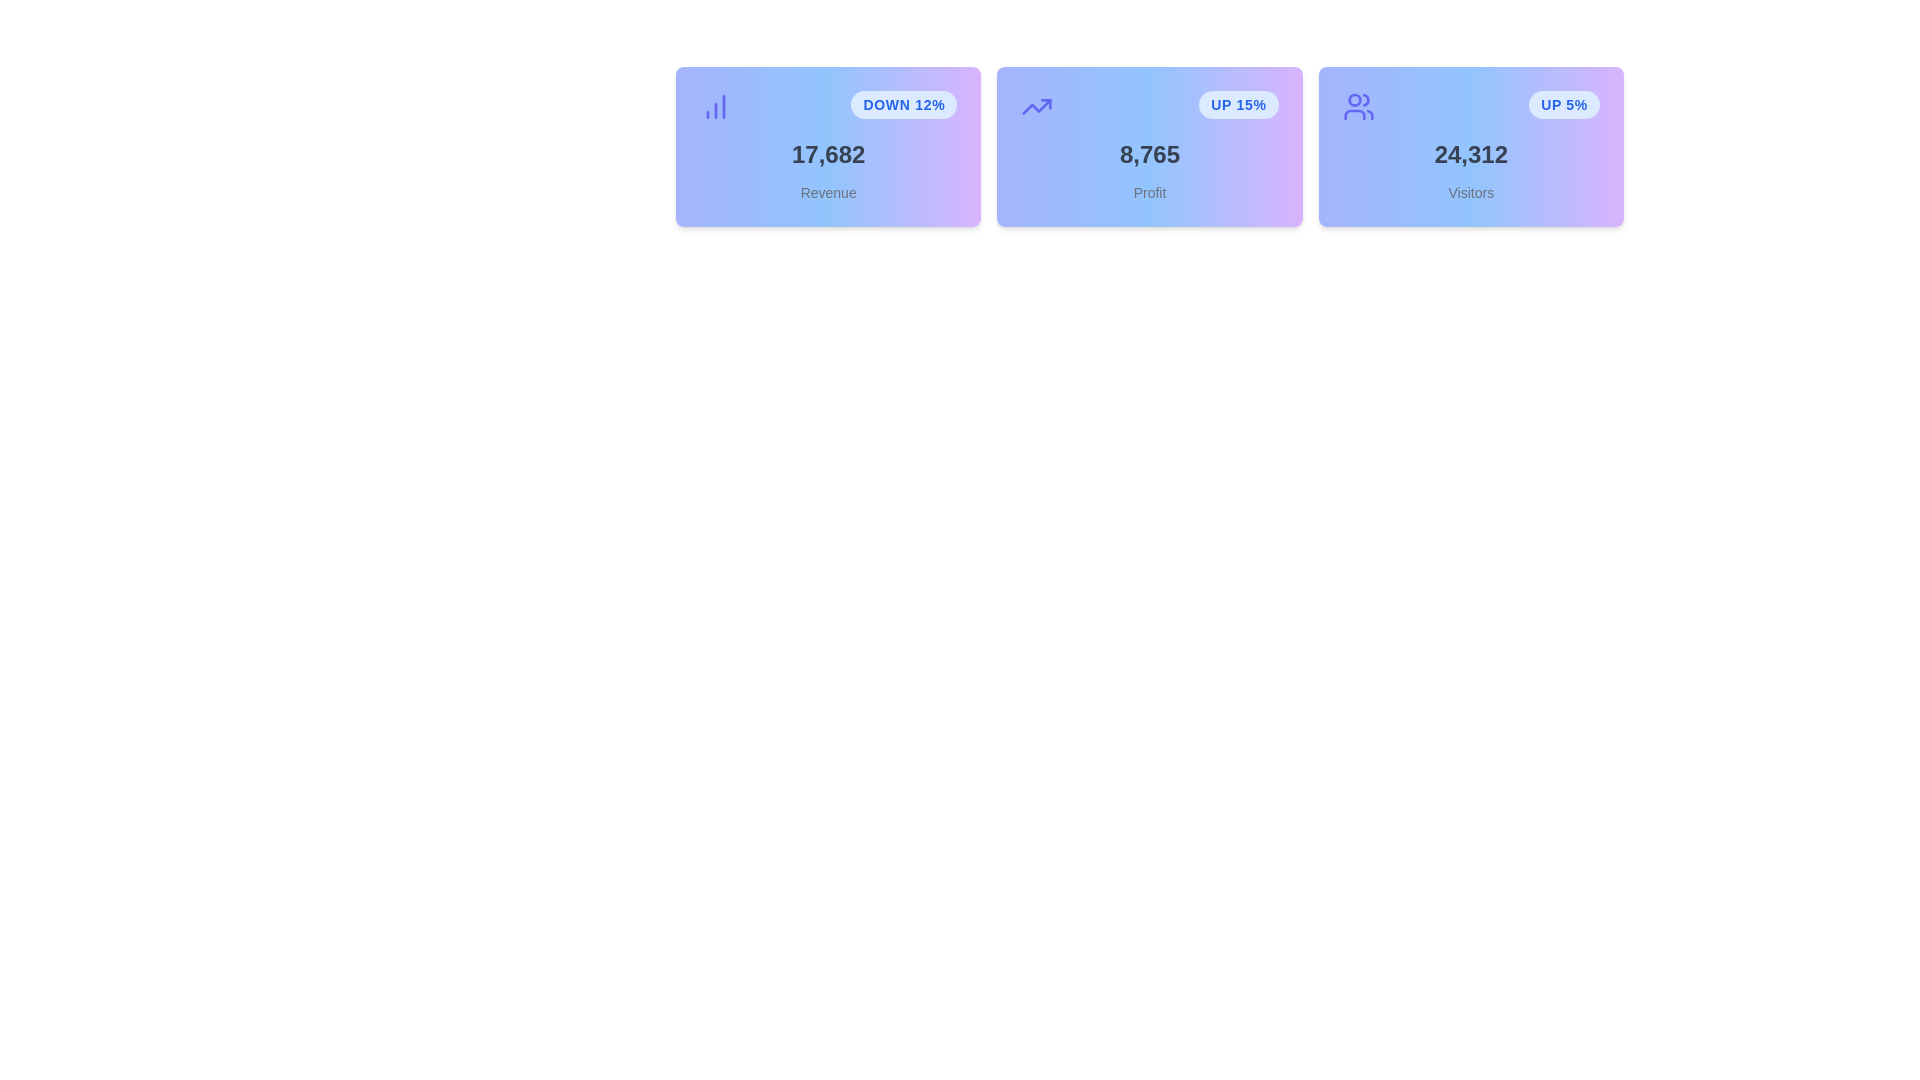  What do you see at coordinates (1150, 145) in the screenshot?
I see `the Informational Card displaying a 15% increase in profit data, centrally placed in the grid between two other cards` at bounding box center [1150, 145].